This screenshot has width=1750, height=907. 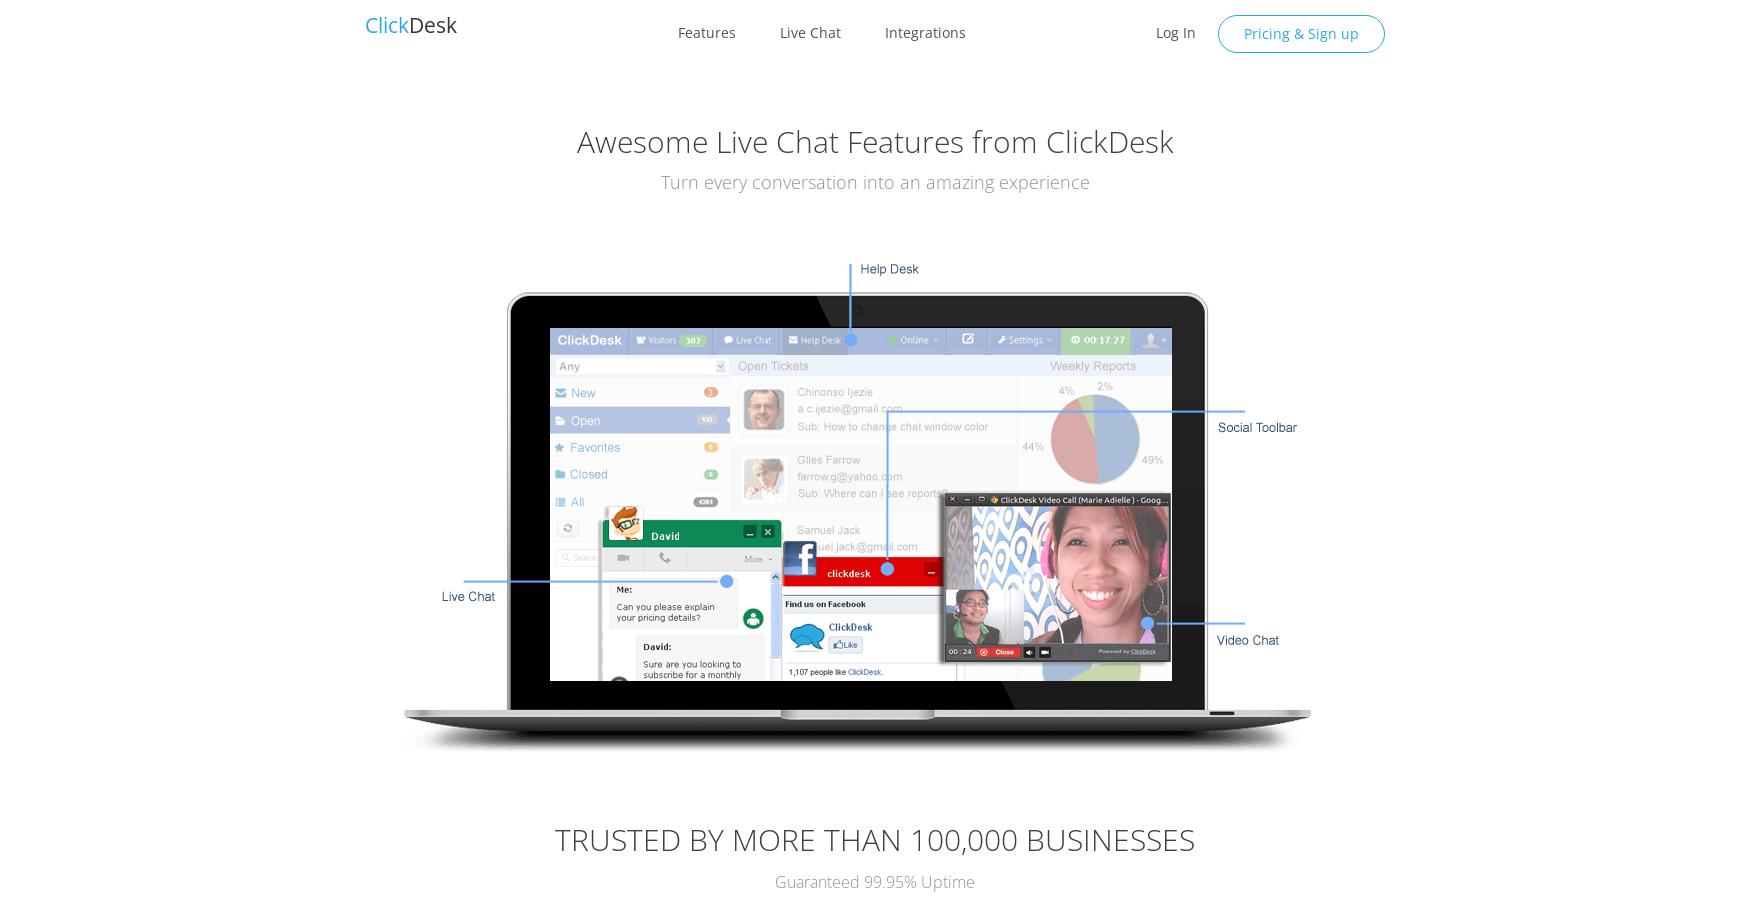 What do you see at coordinates (808, 31) in the screenshot?
I see `'Live Chat'` at bounding box center [808, 31].